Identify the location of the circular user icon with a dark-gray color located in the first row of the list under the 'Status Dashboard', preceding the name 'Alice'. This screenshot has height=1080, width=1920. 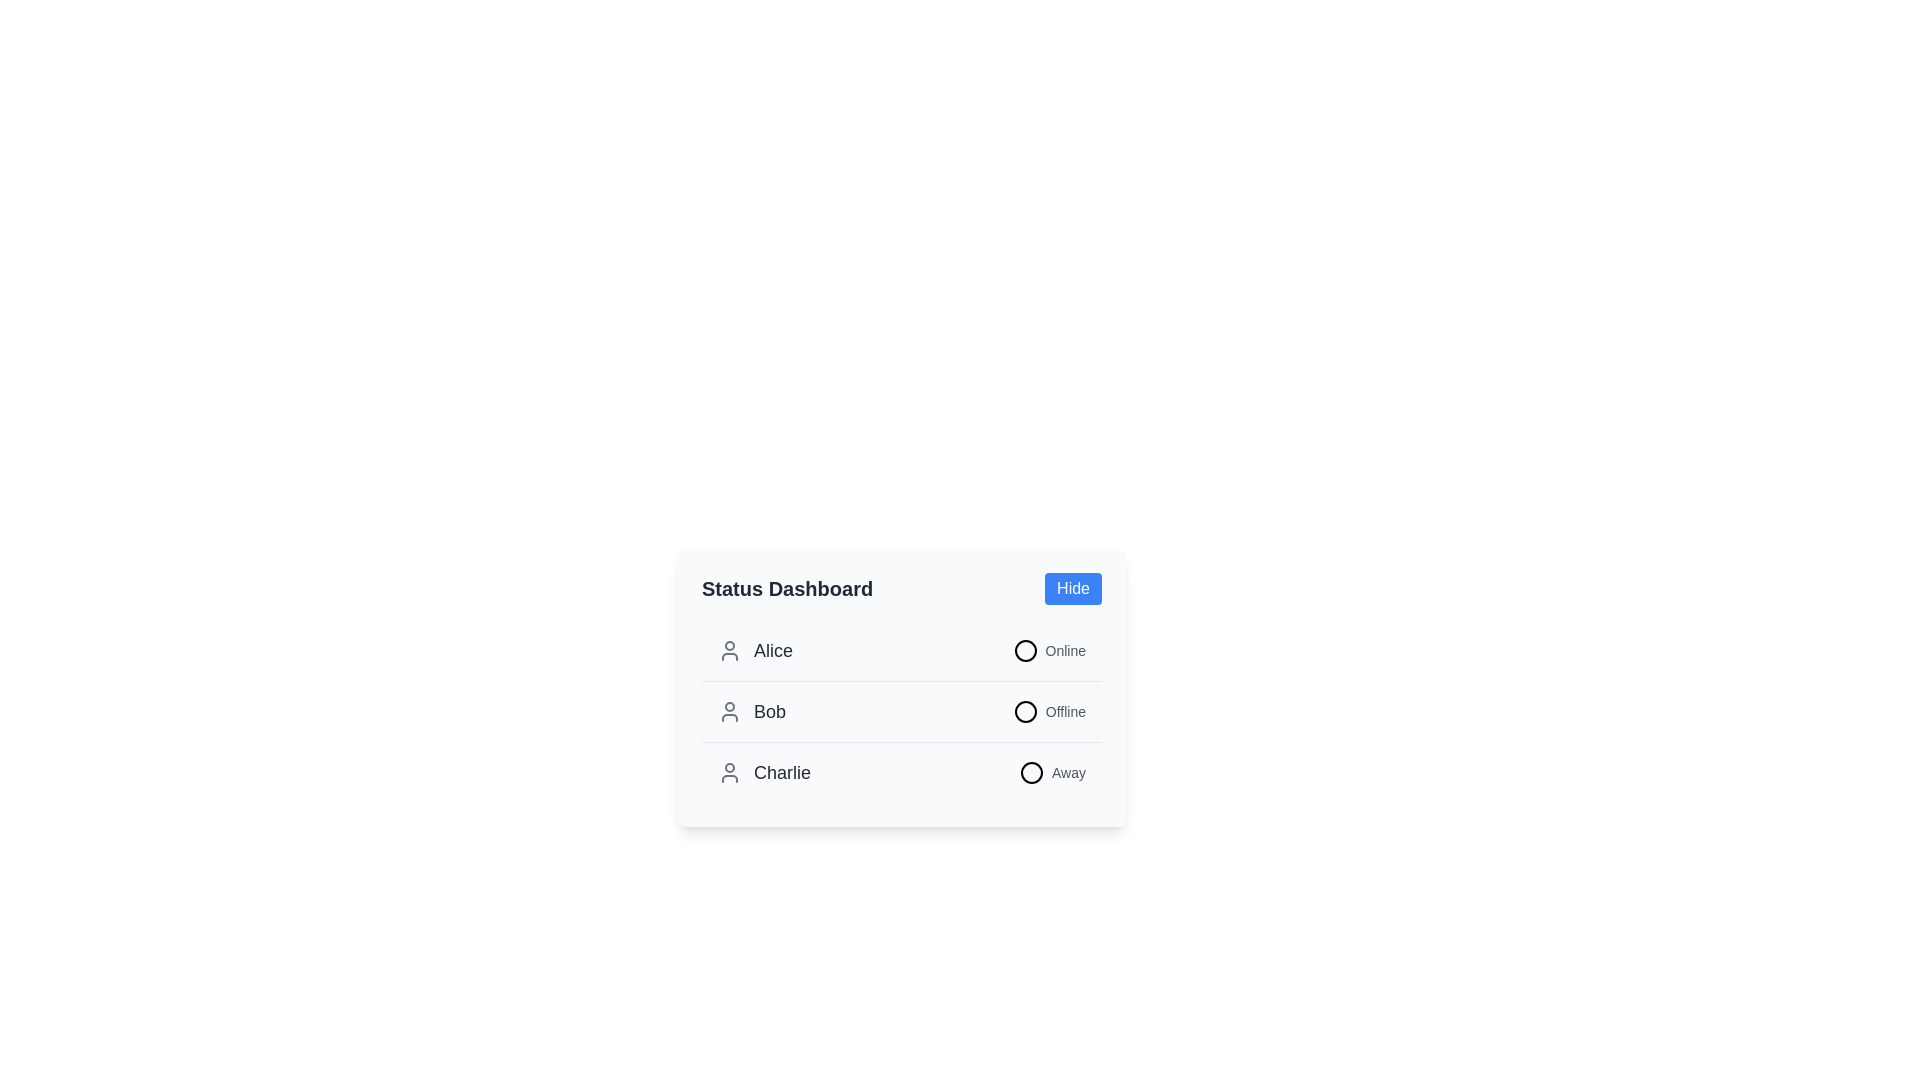
(728, 651).